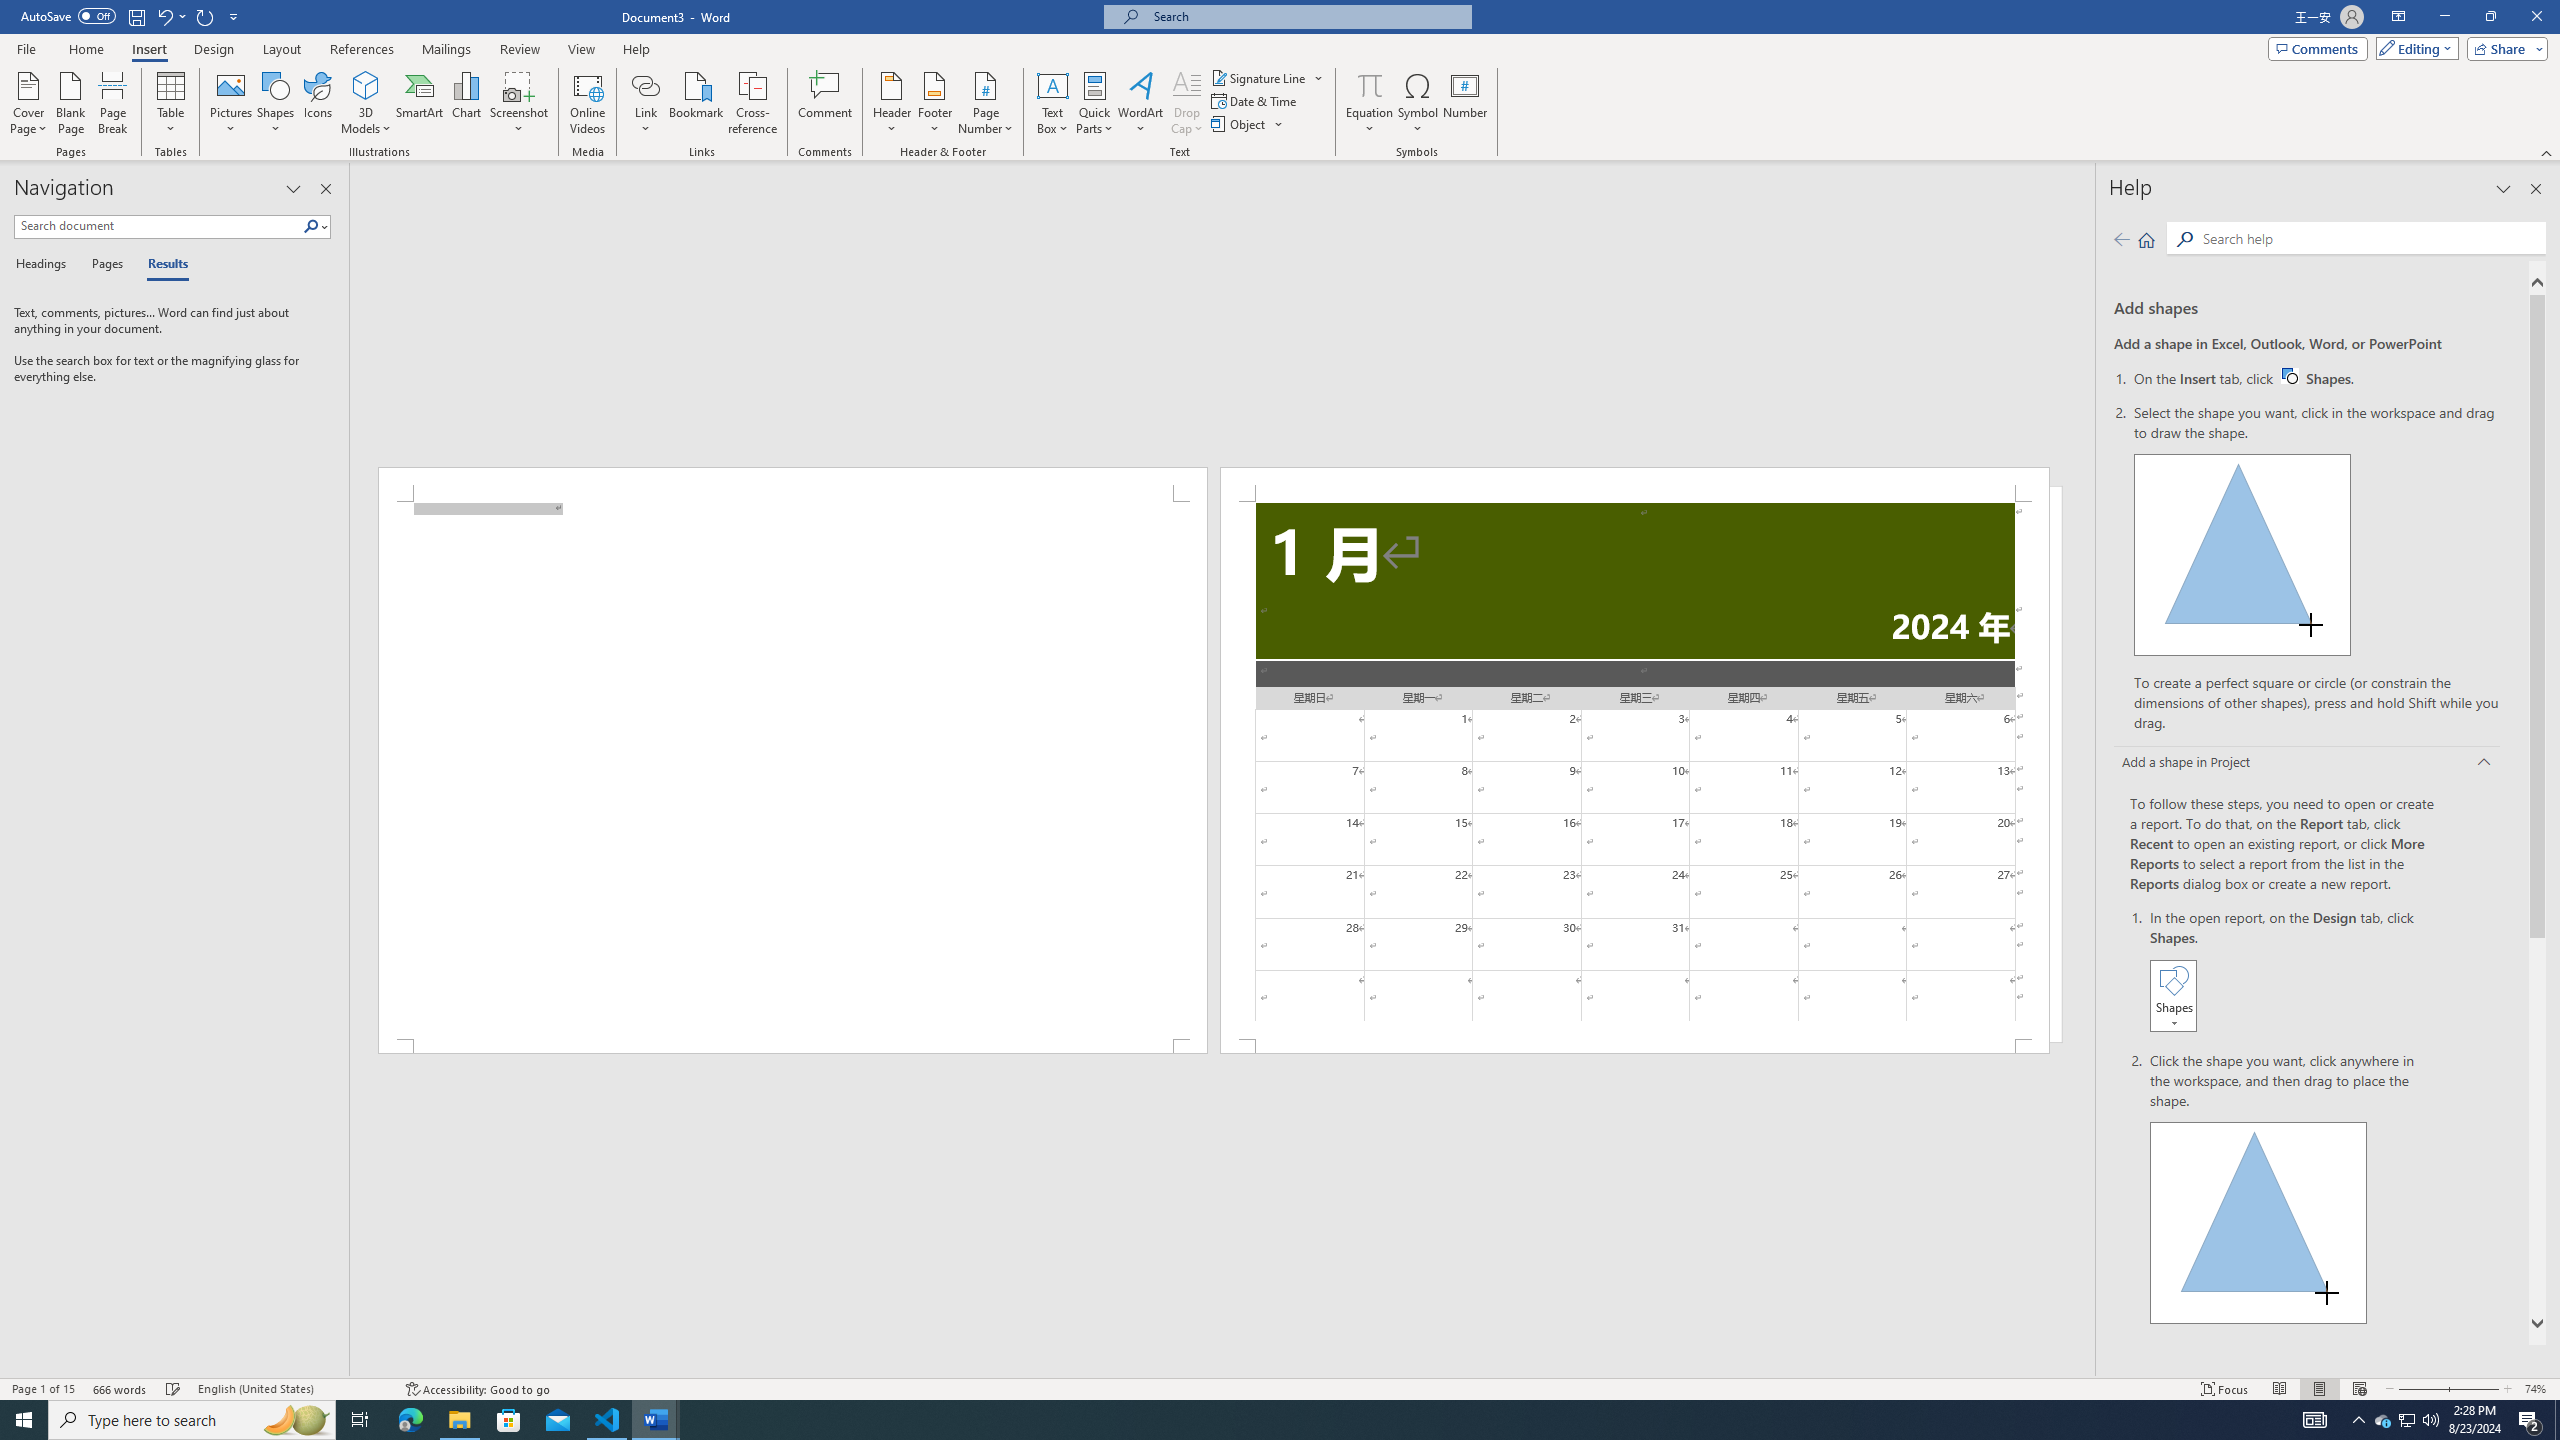 The height and width of the screenshot is (1440, 2560). I want to click on 'Object...', so click(1239, 122).